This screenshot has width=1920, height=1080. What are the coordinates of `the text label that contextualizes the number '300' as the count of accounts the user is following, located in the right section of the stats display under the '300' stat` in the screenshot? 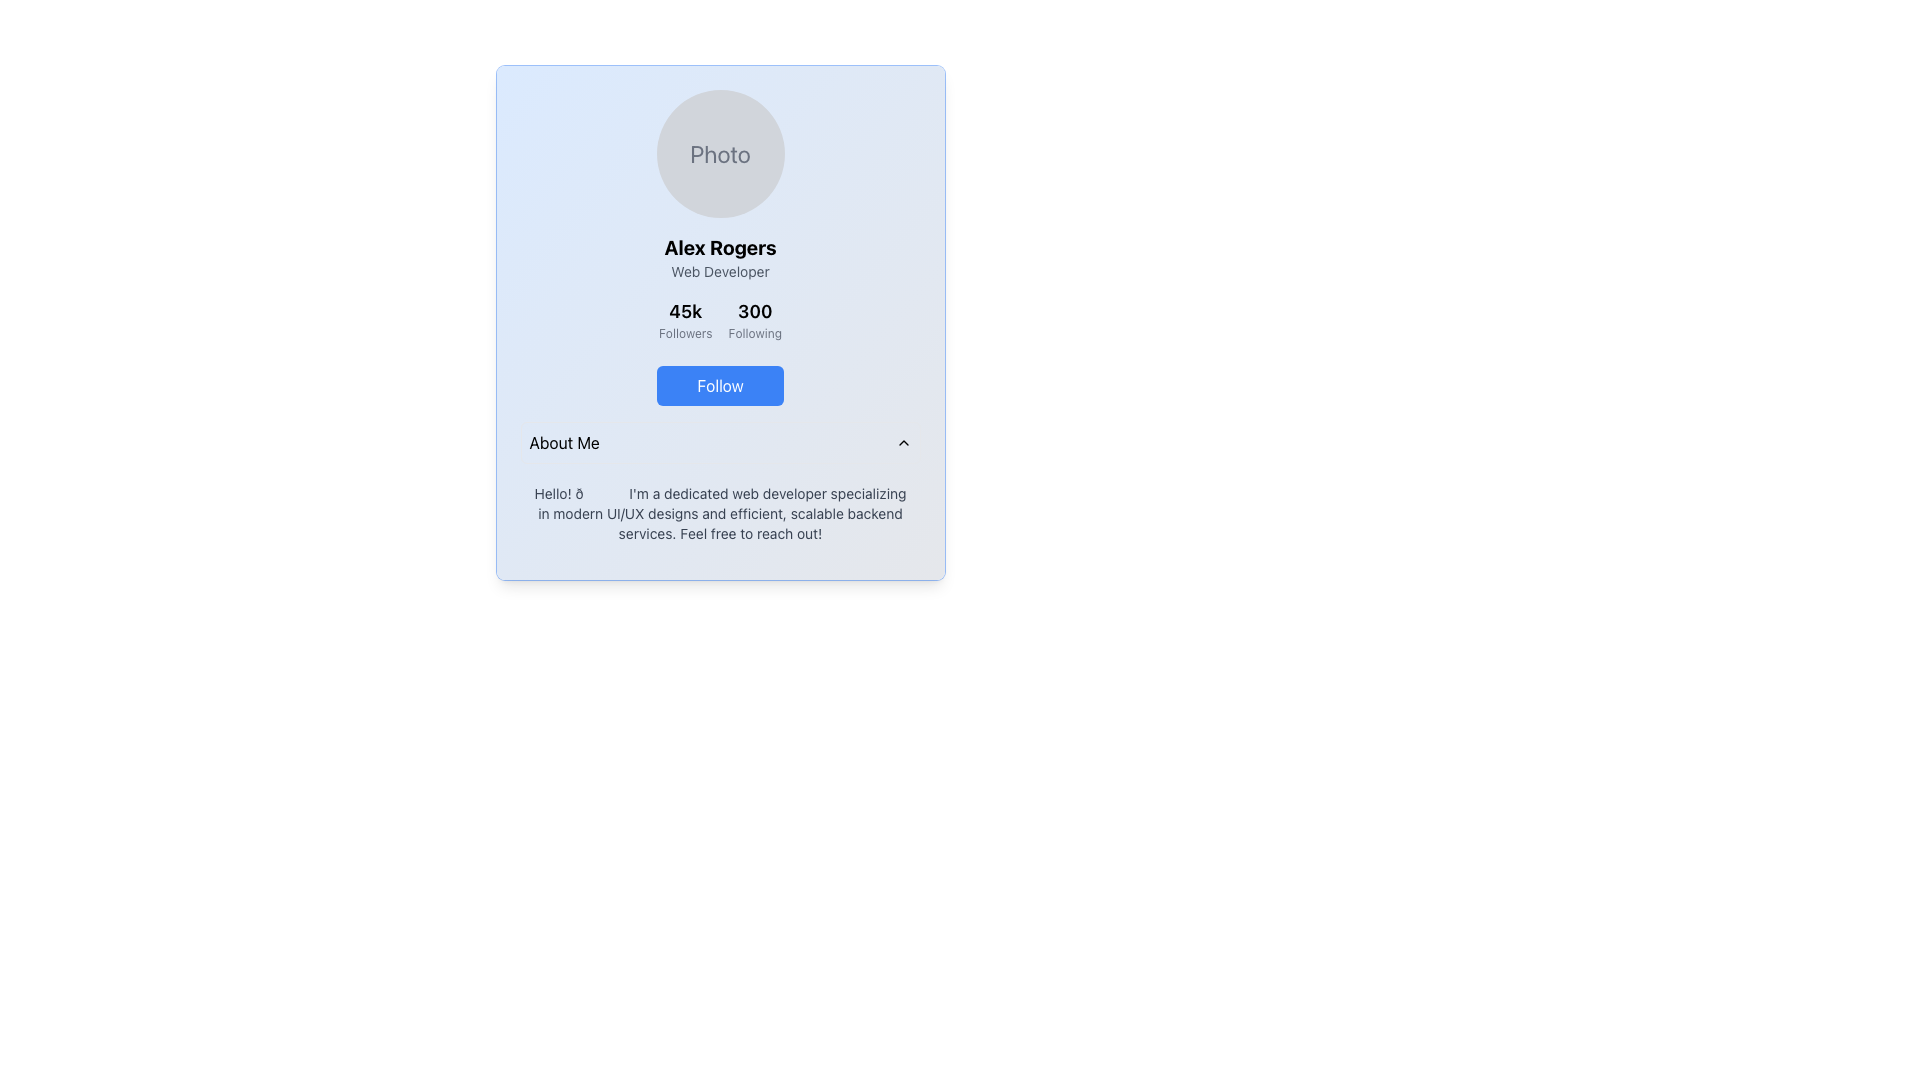 It's located at (754, 333).